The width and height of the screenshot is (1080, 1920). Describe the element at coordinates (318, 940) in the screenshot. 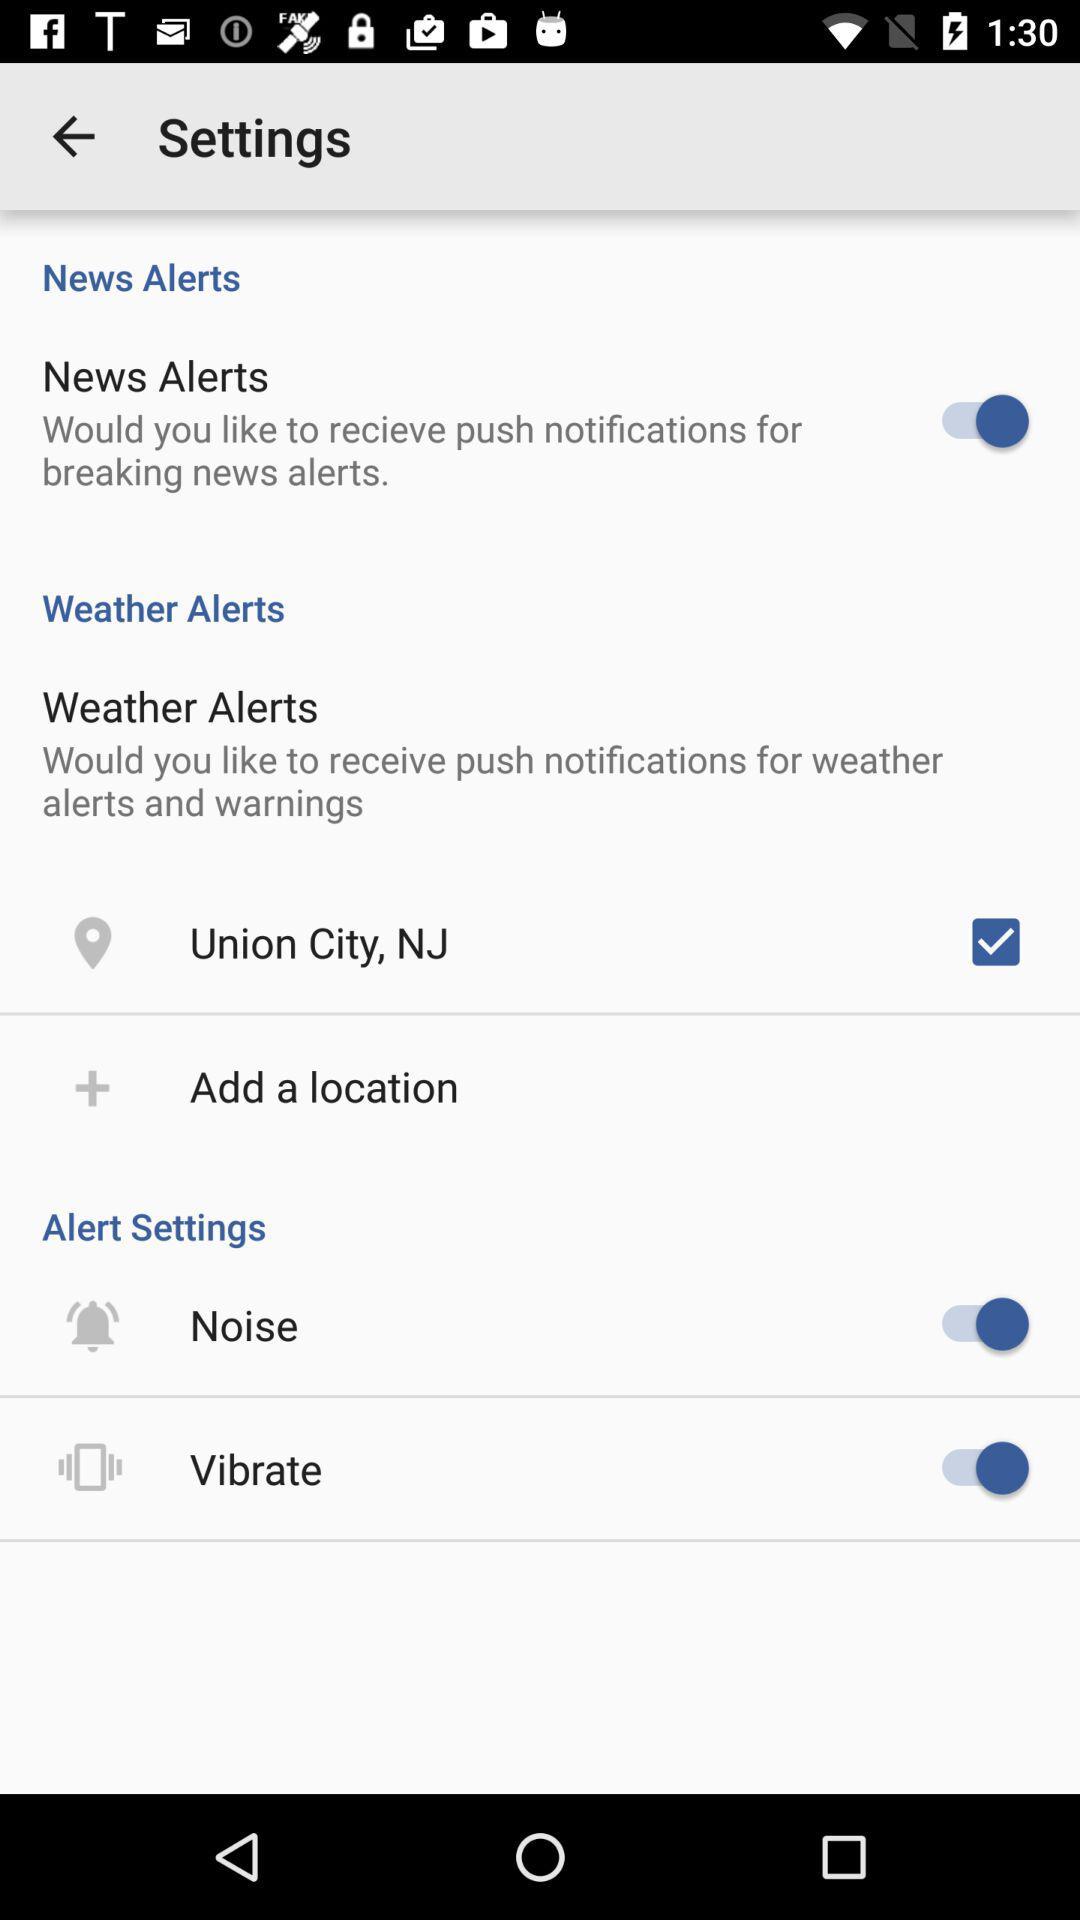

I see `union city, nj icon` at that location.